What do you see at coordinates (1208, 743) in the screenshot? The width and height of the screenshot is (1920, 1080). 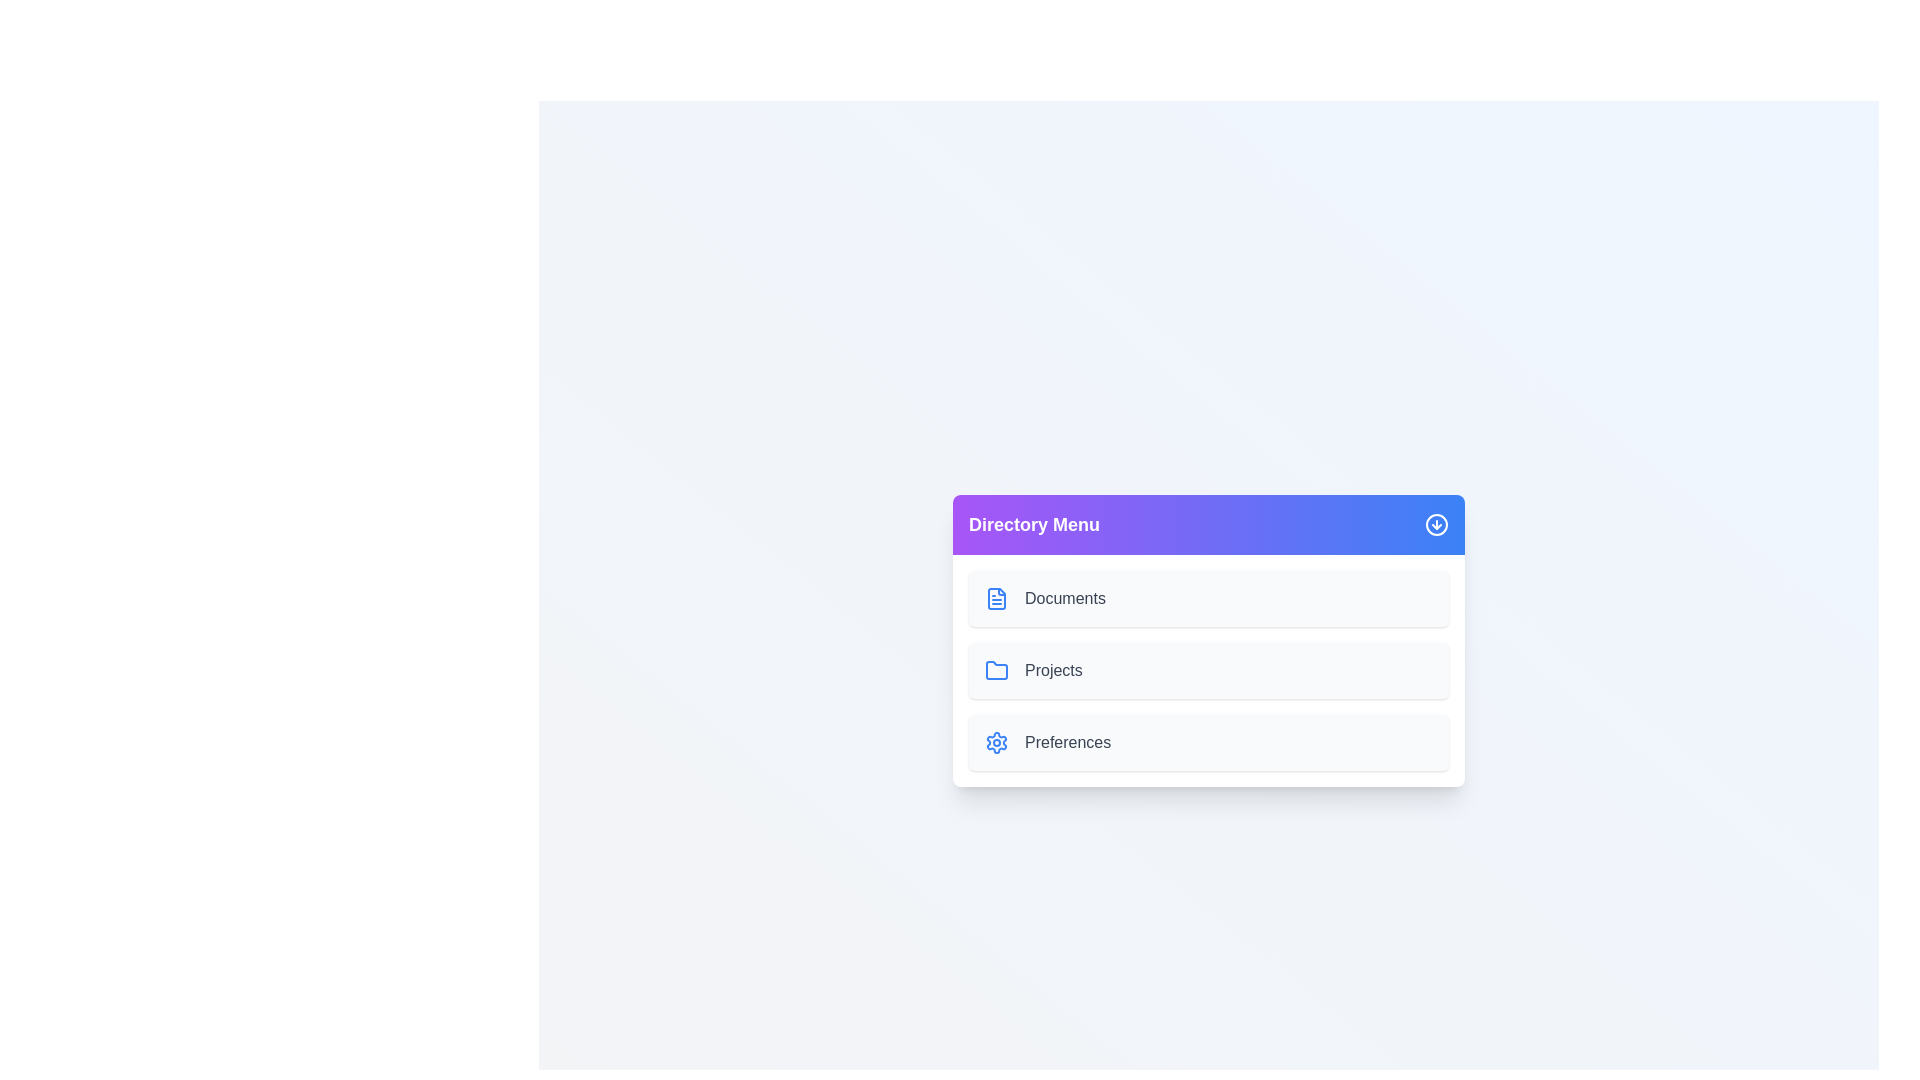 I see `the item Preferences to observe its hover effect` at bounding box center [1208, 743].